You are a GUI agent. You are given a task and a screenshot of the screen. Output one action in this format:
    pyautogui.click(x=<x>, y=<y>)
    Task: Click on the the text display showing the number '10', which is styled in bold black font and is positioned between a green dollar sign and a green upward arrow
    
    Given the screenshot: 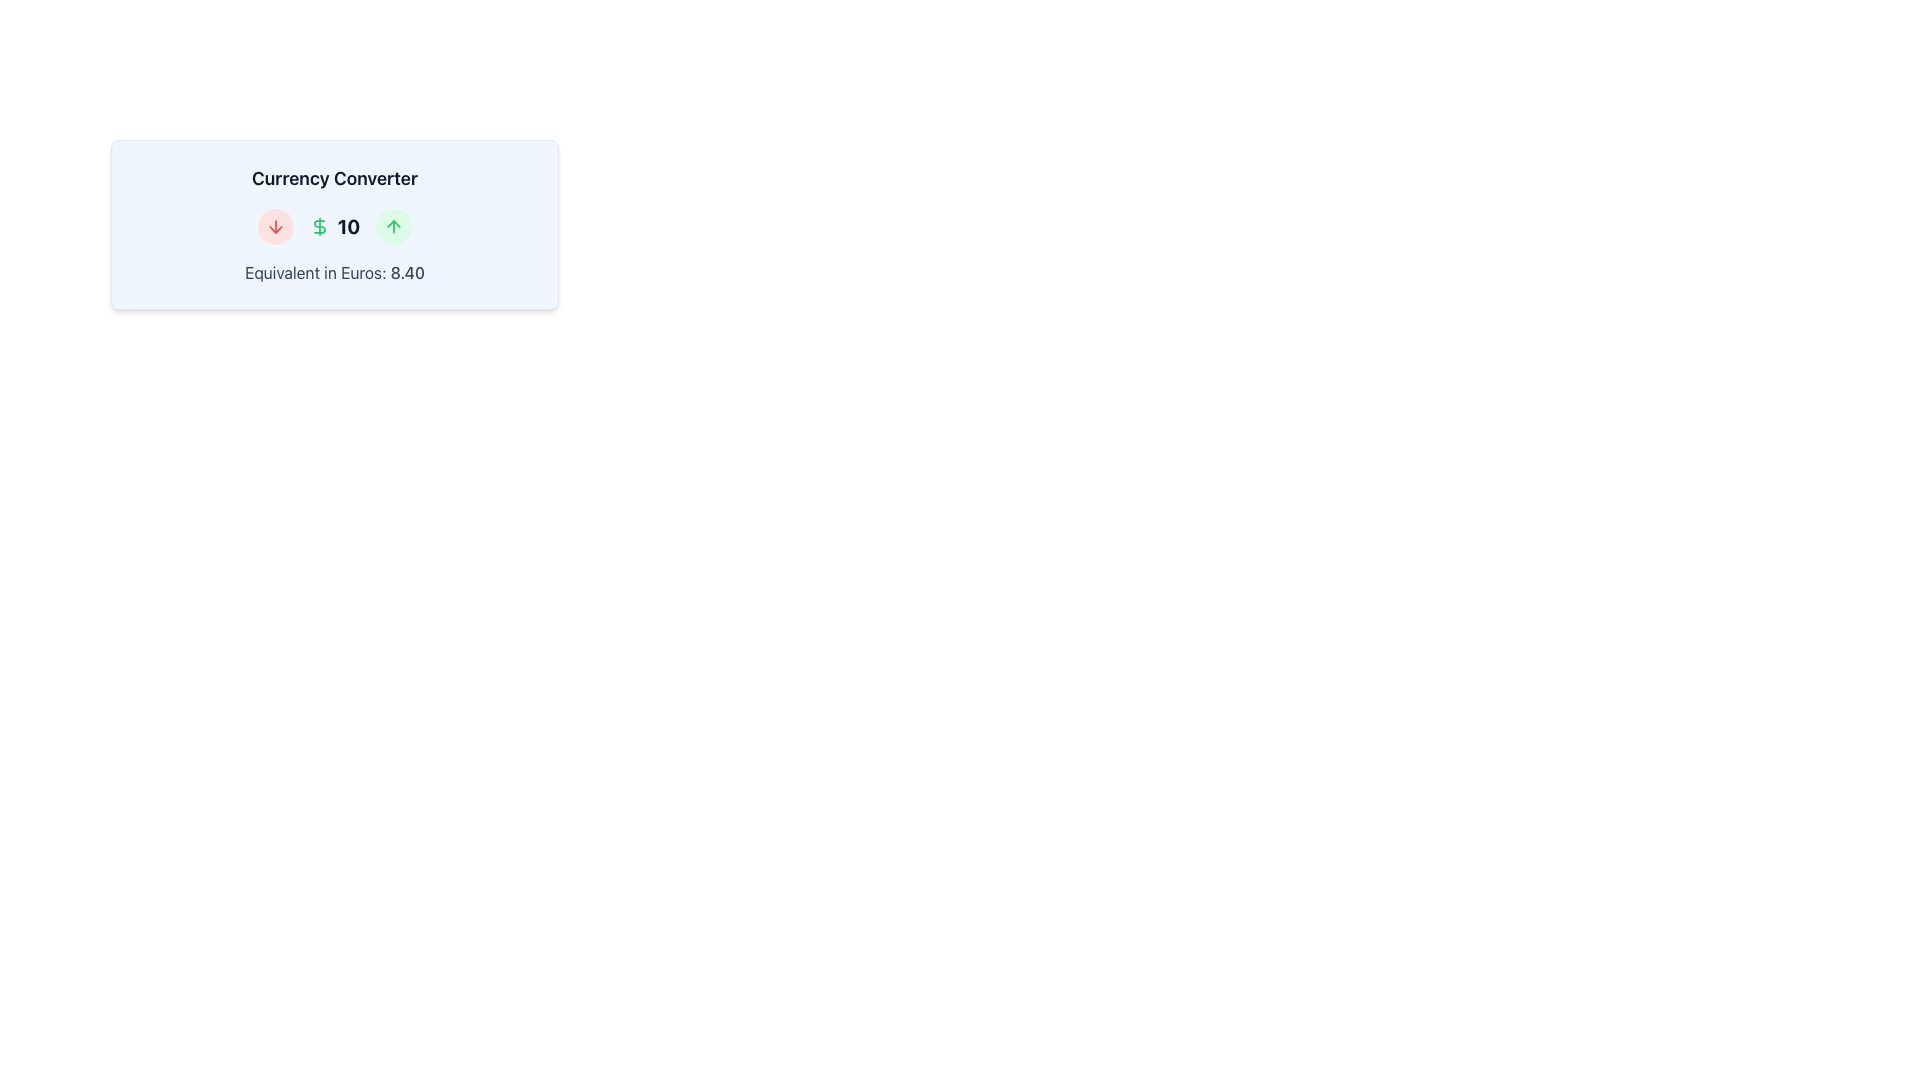 What is the action you would take?
    pyautogui.click(x=349, y=226)
    